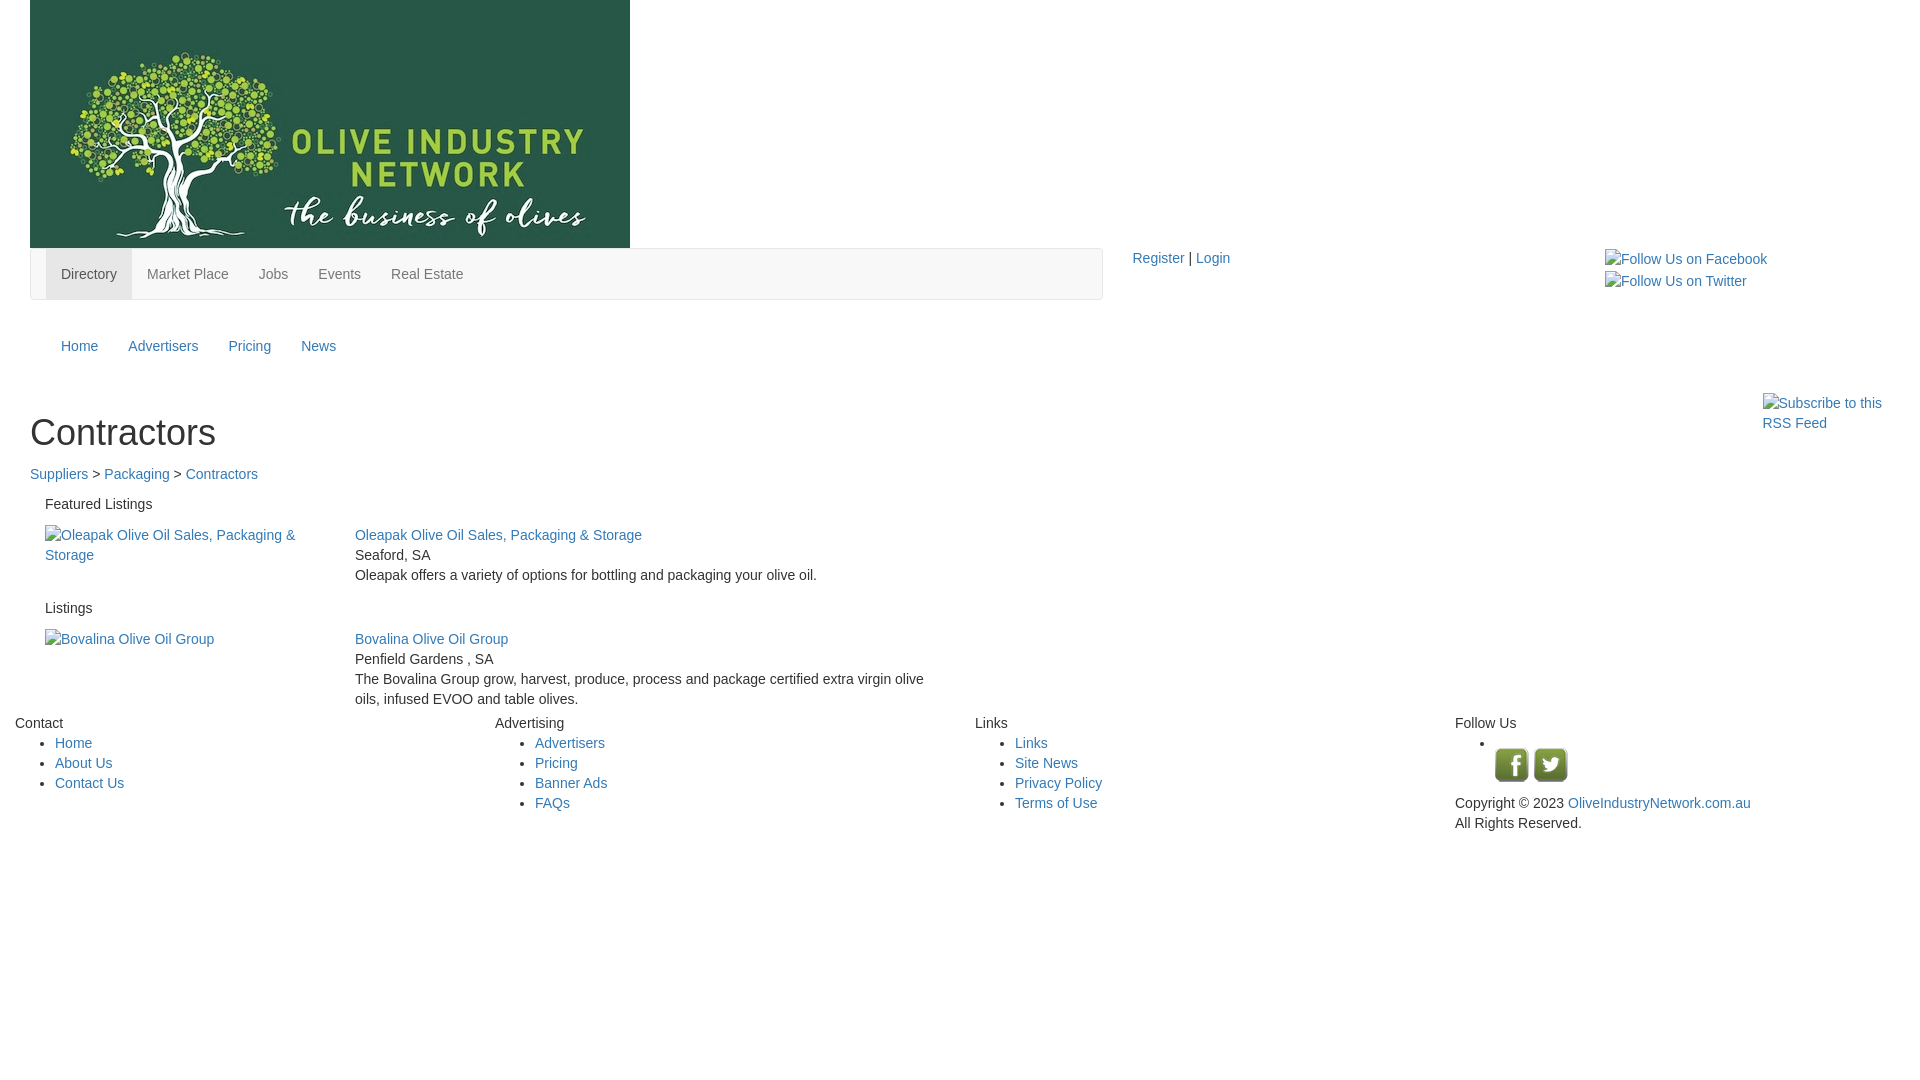  Describe the element at coordinates (1675, 278) in the screenshot. I see `'Follow Us on Twitter'` at that location.